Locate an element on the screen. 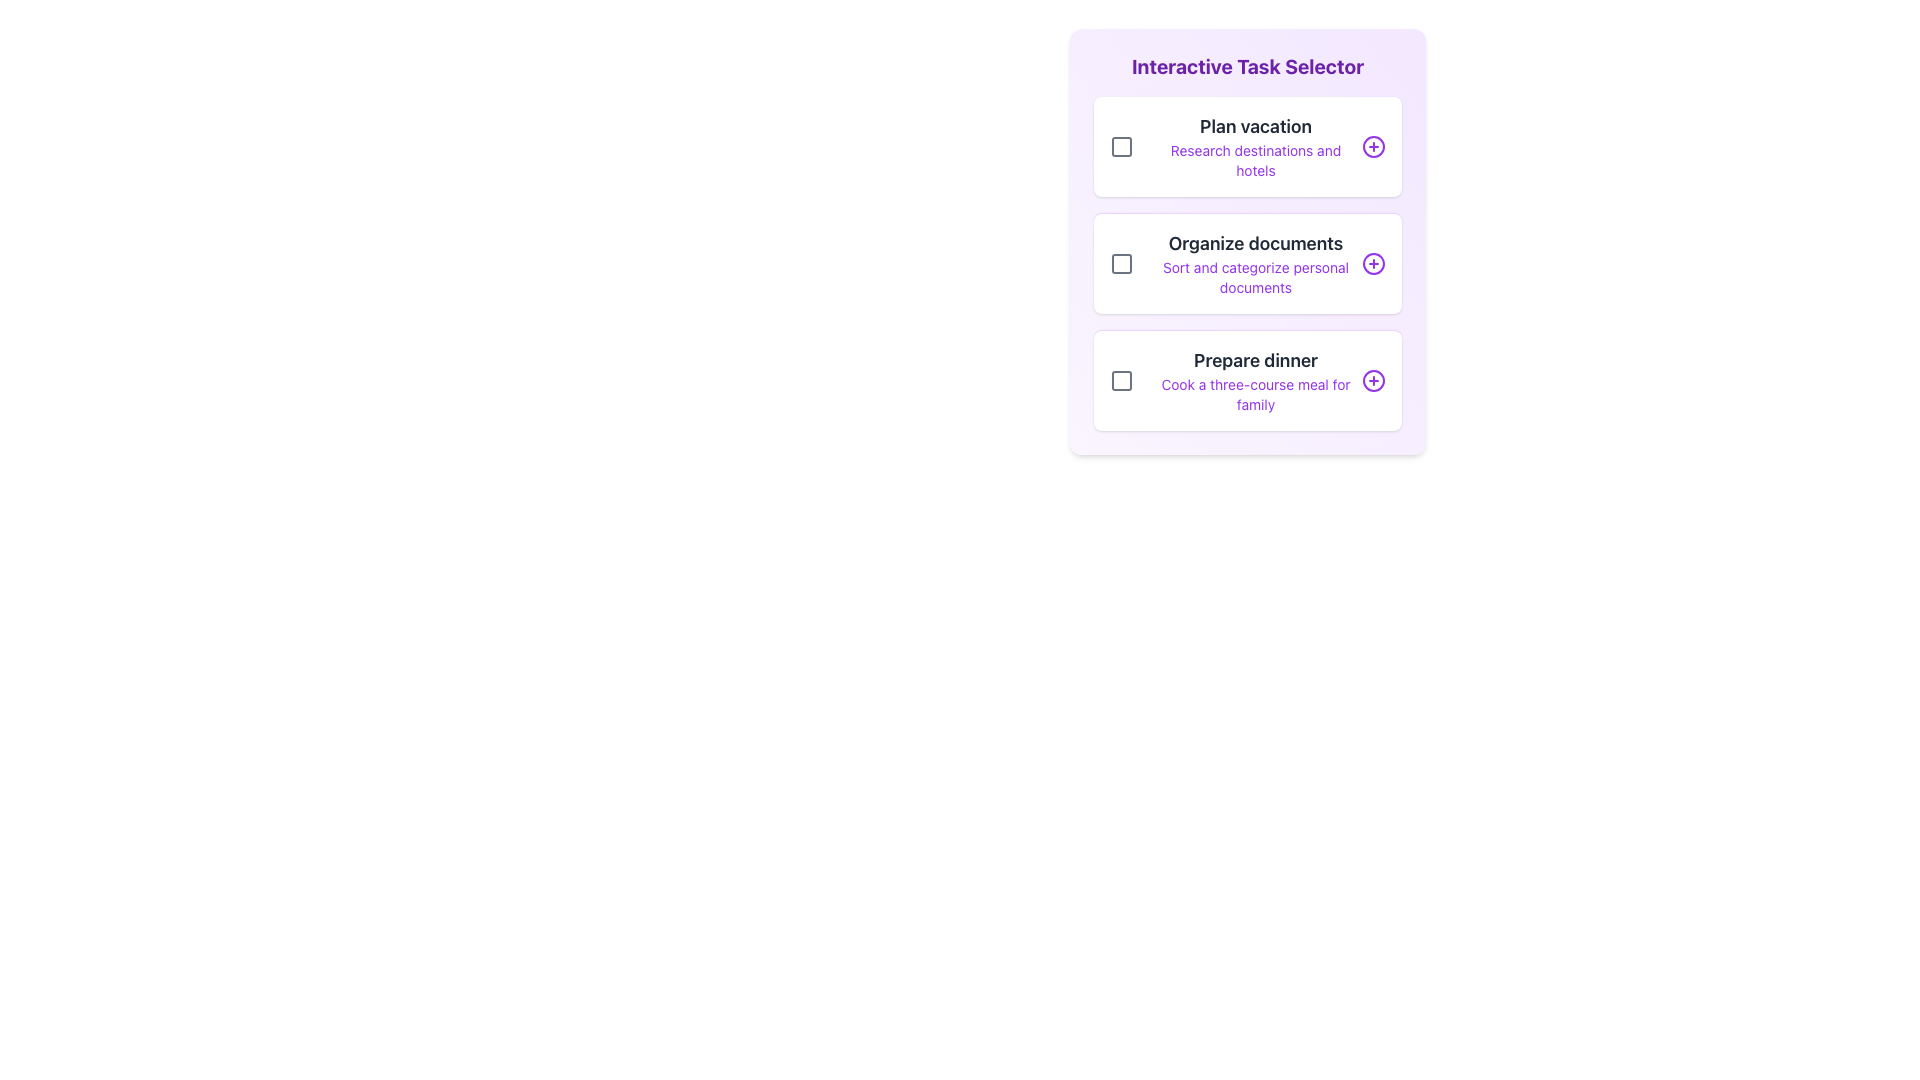 This screenshot has height=1080, width=1920. the third item in the task list, which includes a checkbox, located within the 'Interactive Task Selector' box is located at coordinates (1235, 381).